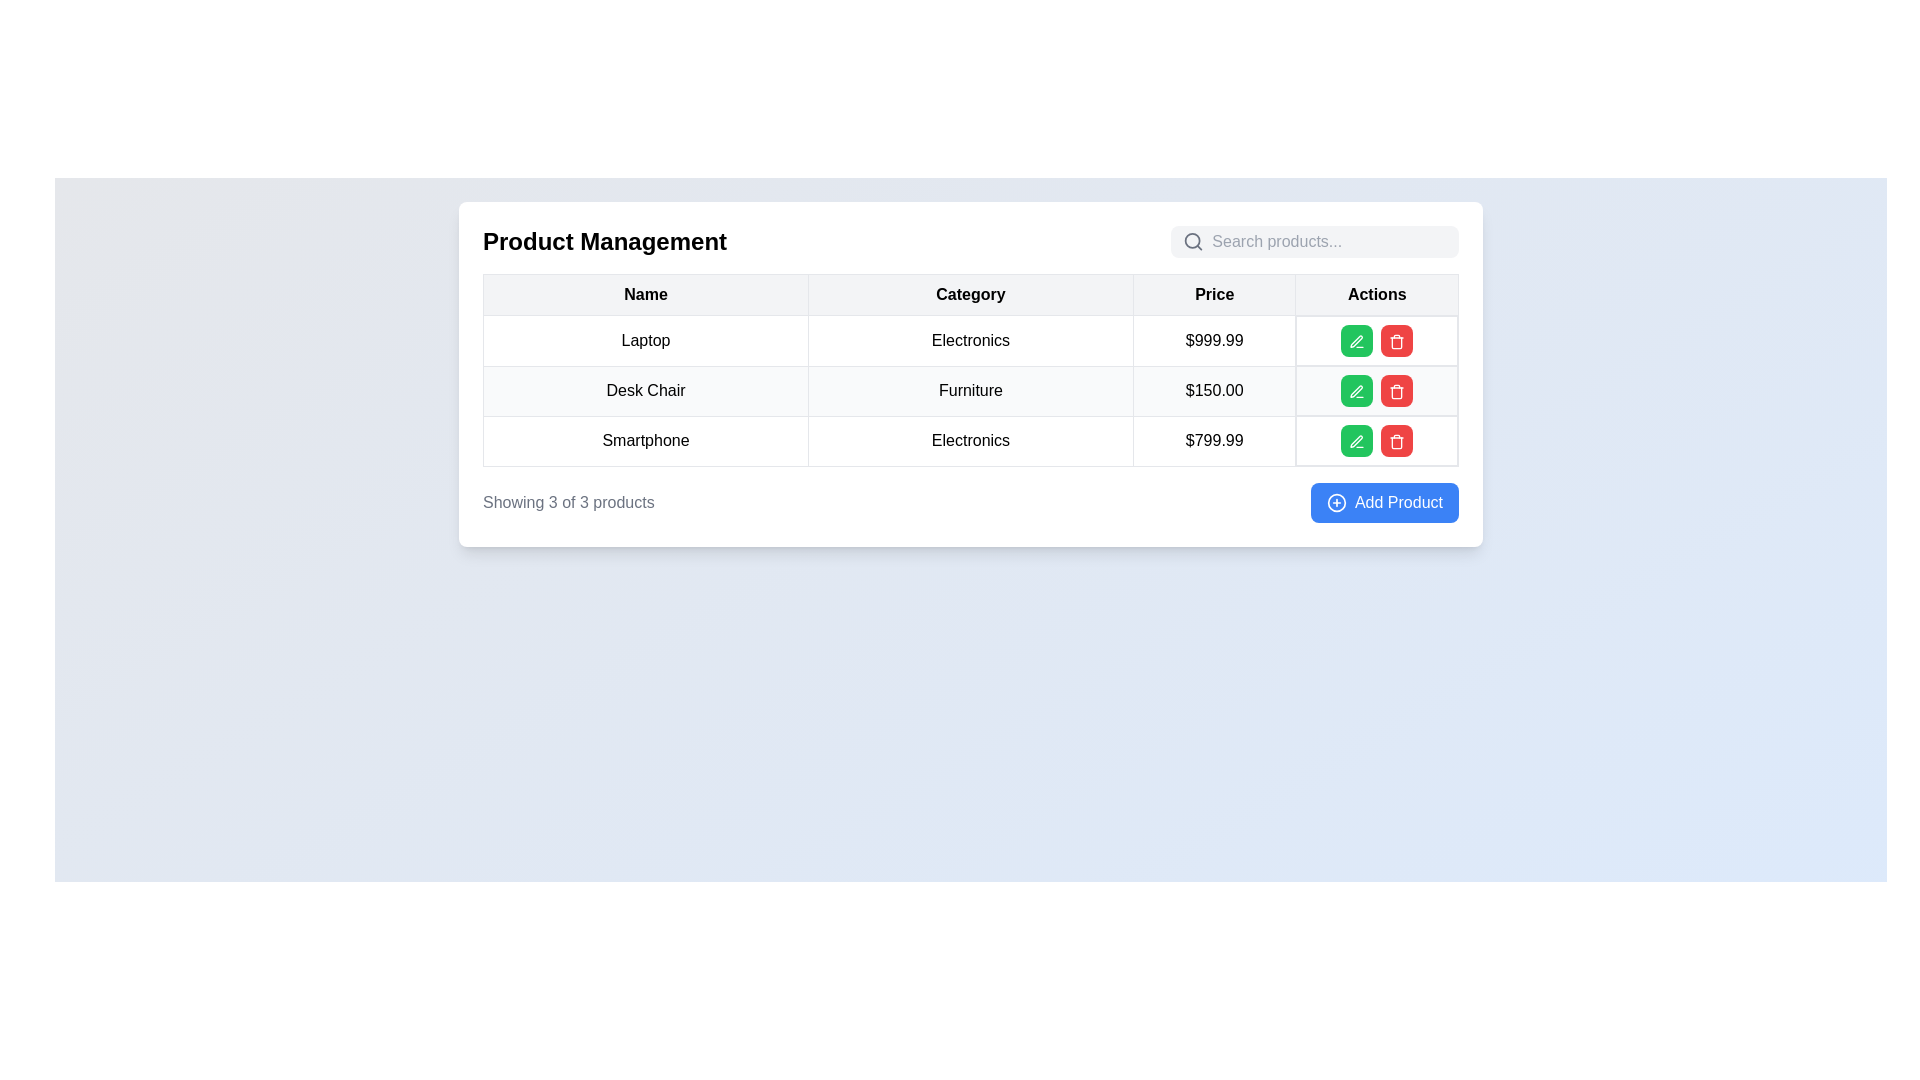  I want to click on the text label displaying 'Smartphone' which is the first column element in the third row under the 'Name' header of the table, so click(646, 440).